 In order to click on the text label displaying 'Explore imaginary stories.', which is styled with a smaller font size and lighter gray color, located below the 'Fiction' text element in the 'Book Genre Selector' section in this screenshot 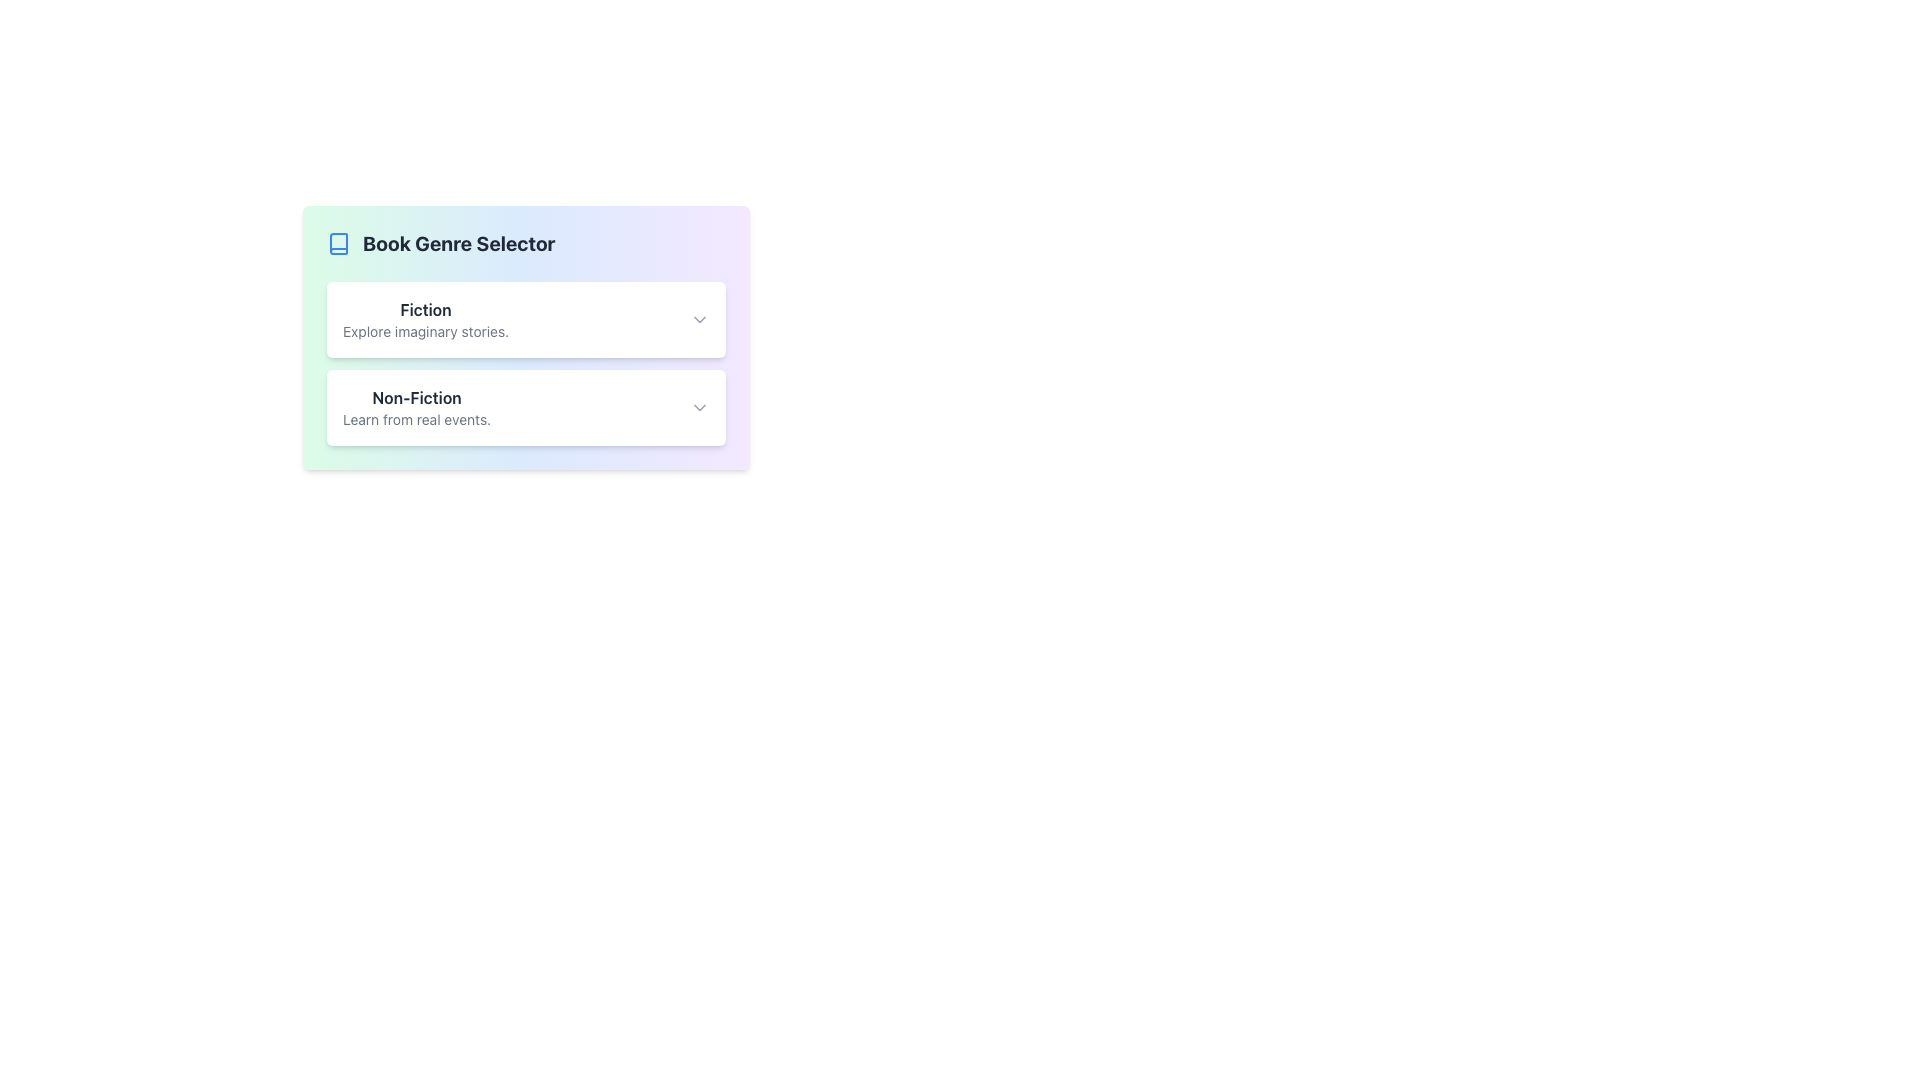, I will do `click(425, 330)`.